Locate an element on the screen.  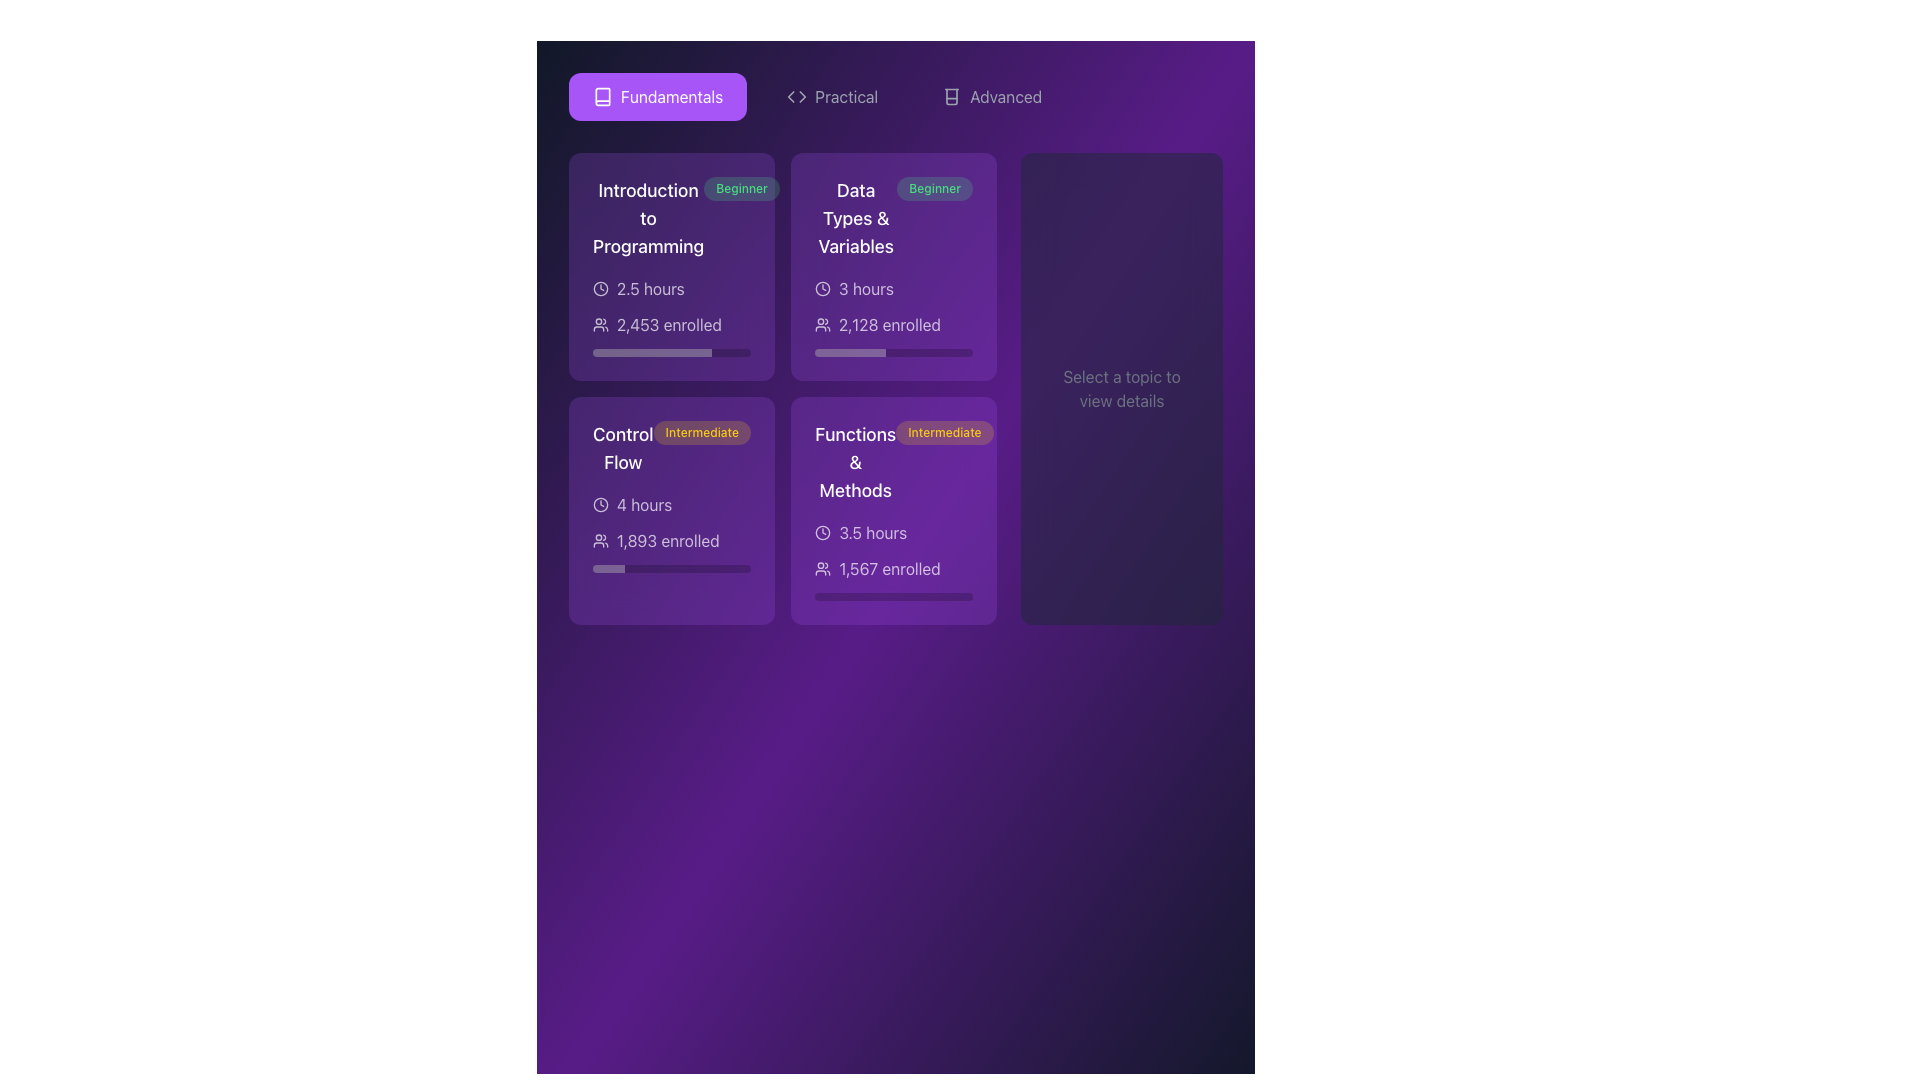
information displayed in the text block that shows '3 hours 2,128 enrolled' with a purple background and white text, located at the bottom of the 'Data Types & Variables' card in the 'Beginner' category is located at coordinates (892, 315).